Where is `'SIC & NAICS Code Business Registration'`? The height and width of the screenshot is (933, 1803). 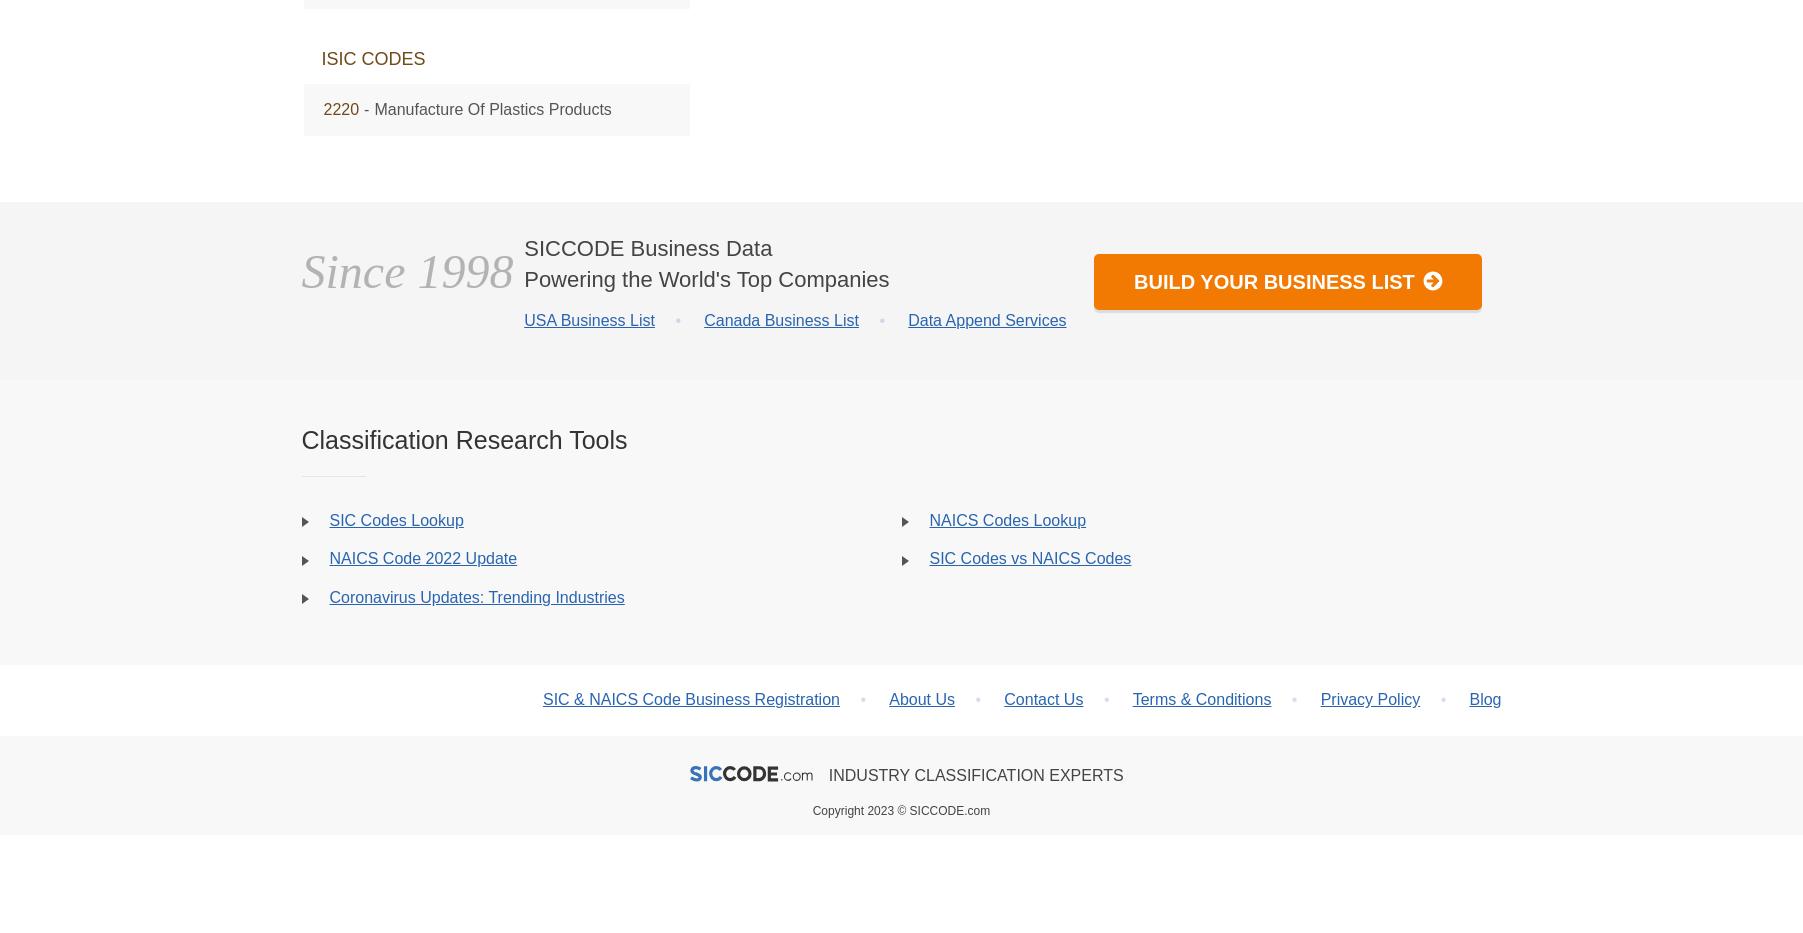 'SIC & NAICS Code Business Registration' is located at coordinates (689, 699).